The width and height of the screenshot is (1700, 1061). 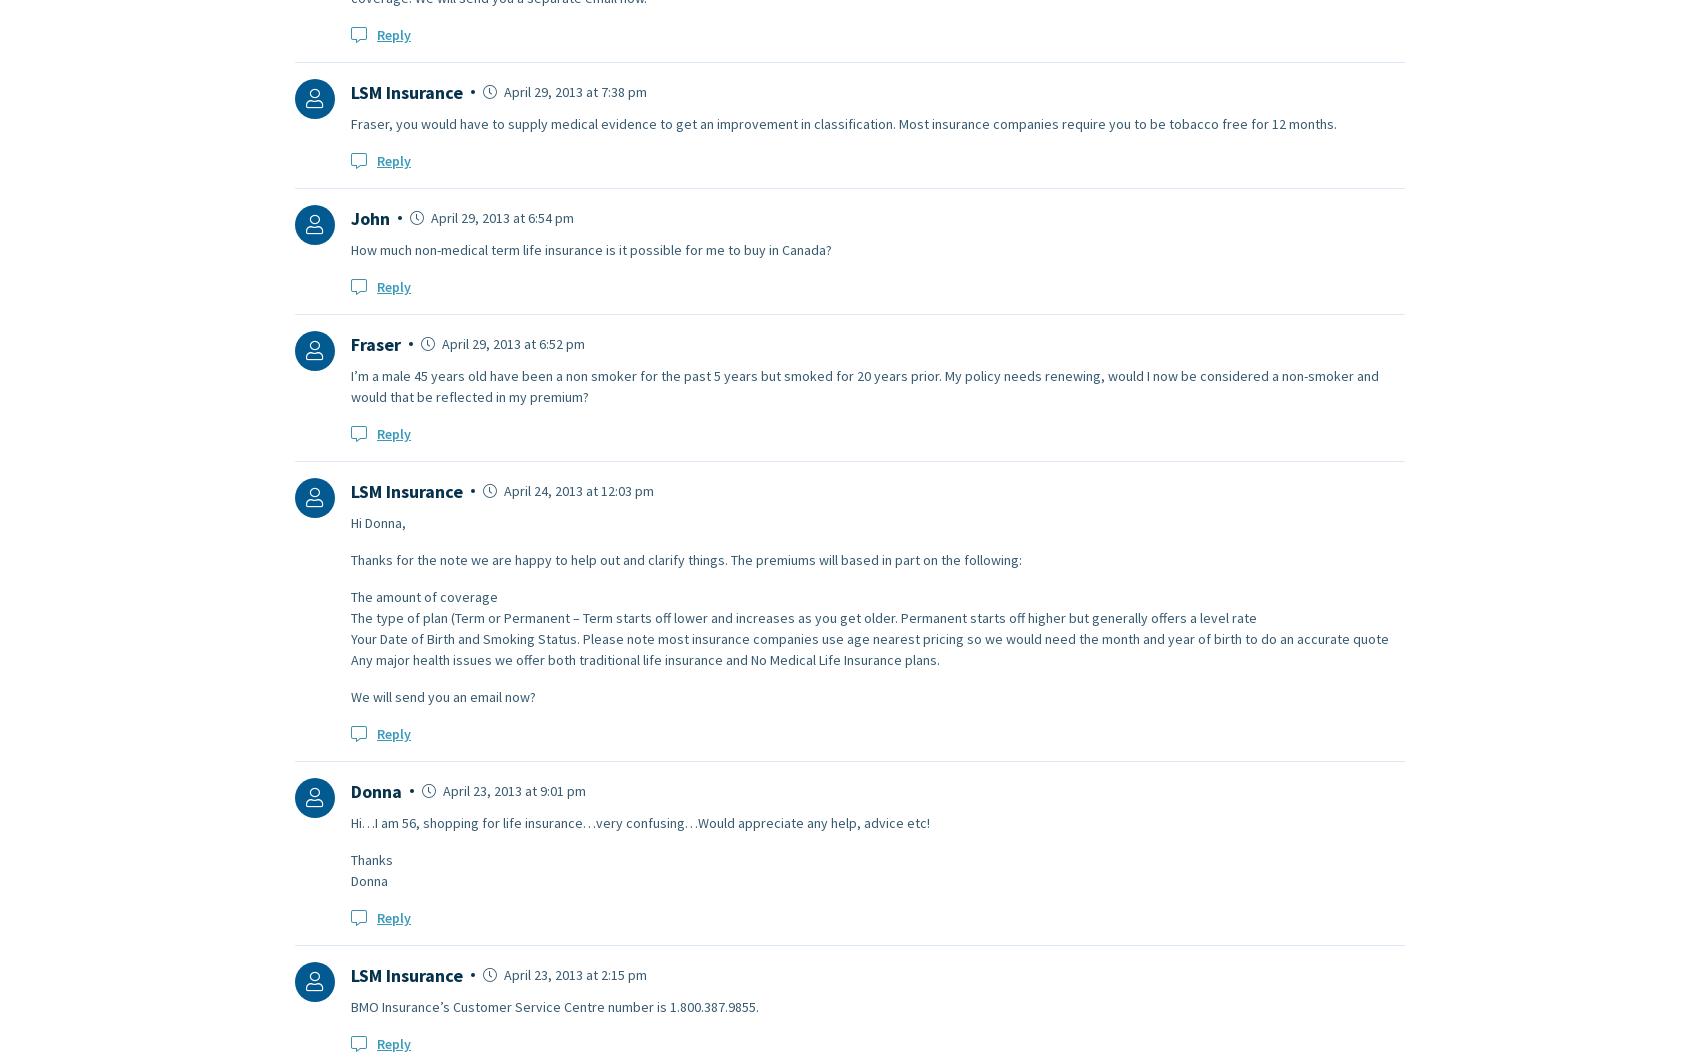 I want to click on 'Any major health issues we offer both traditional life insurance and No Medical Life Insurance plans.', so click(x=350, y=657).